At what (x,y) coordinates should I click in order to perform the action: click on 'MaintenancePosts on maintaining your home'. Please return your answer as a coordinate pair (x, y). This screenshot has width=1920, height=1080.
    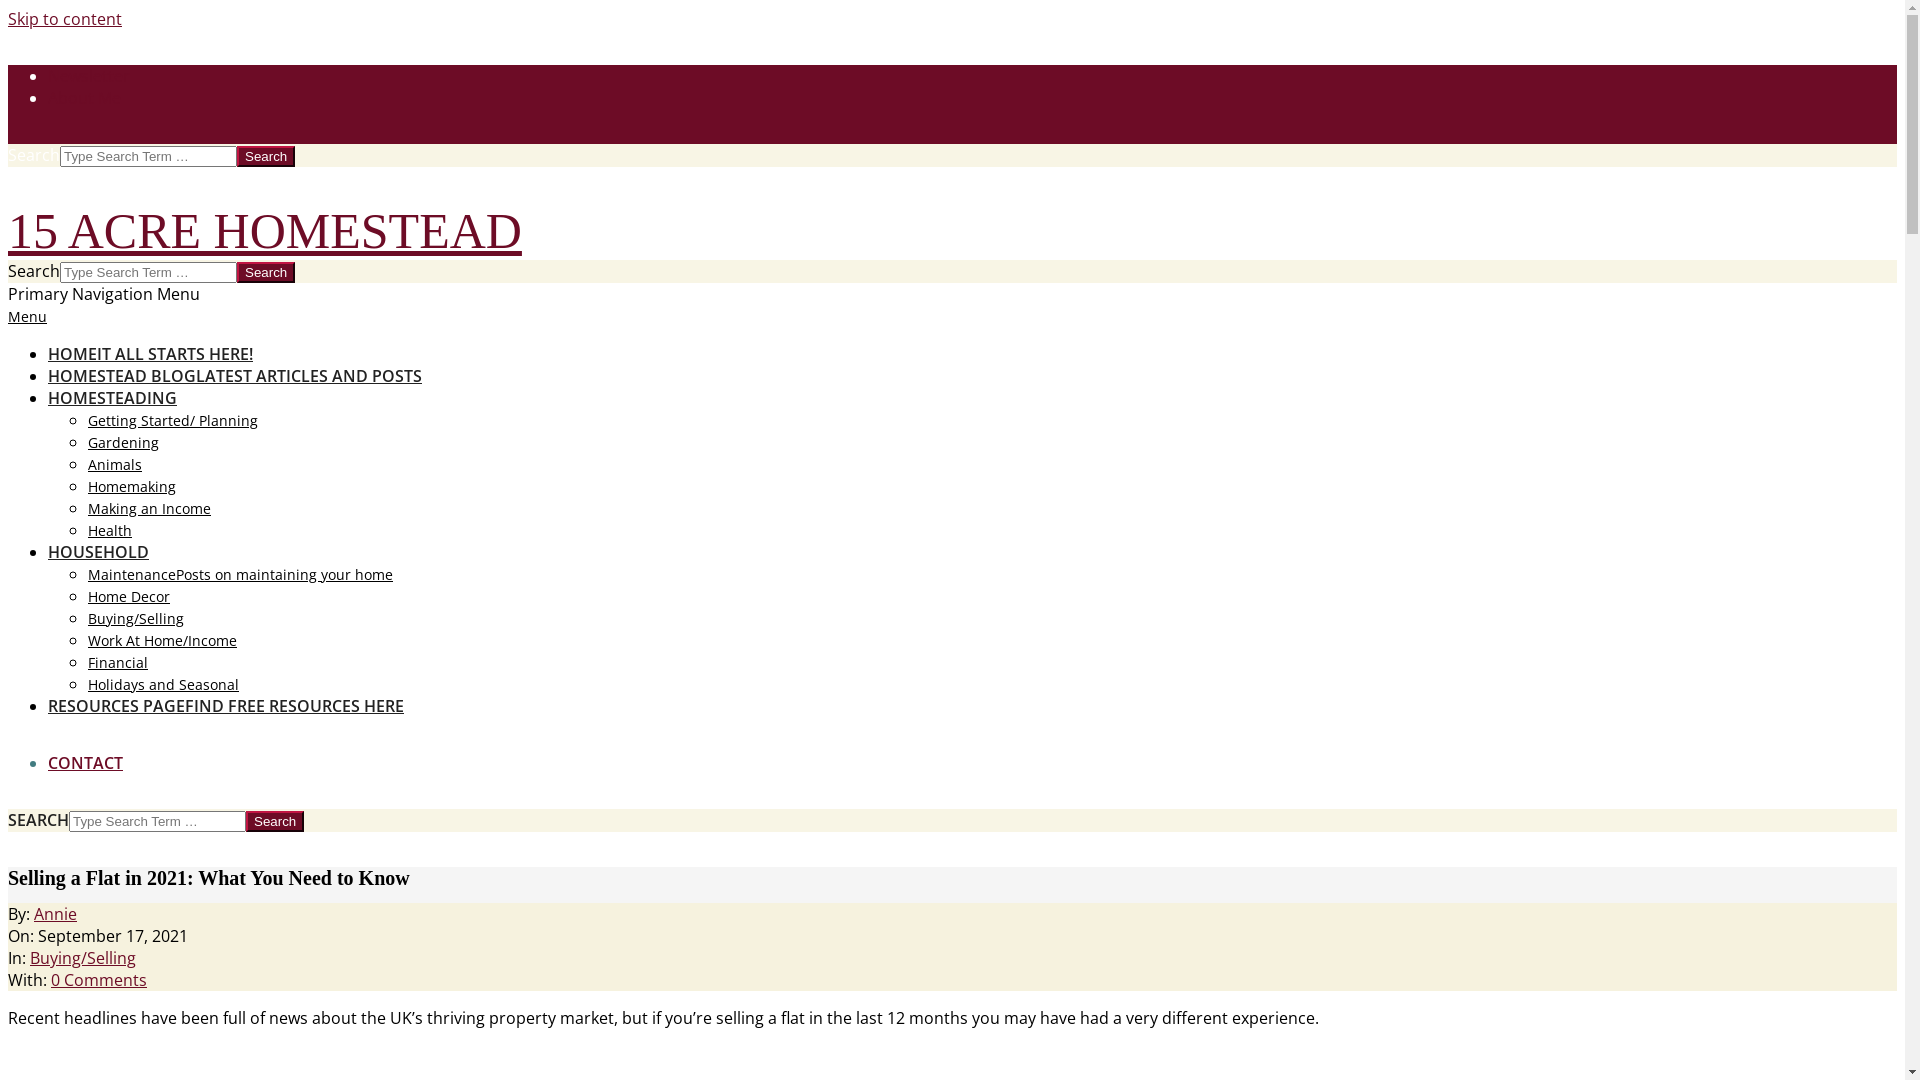
    Looking at the image, I should click on (240, 574).